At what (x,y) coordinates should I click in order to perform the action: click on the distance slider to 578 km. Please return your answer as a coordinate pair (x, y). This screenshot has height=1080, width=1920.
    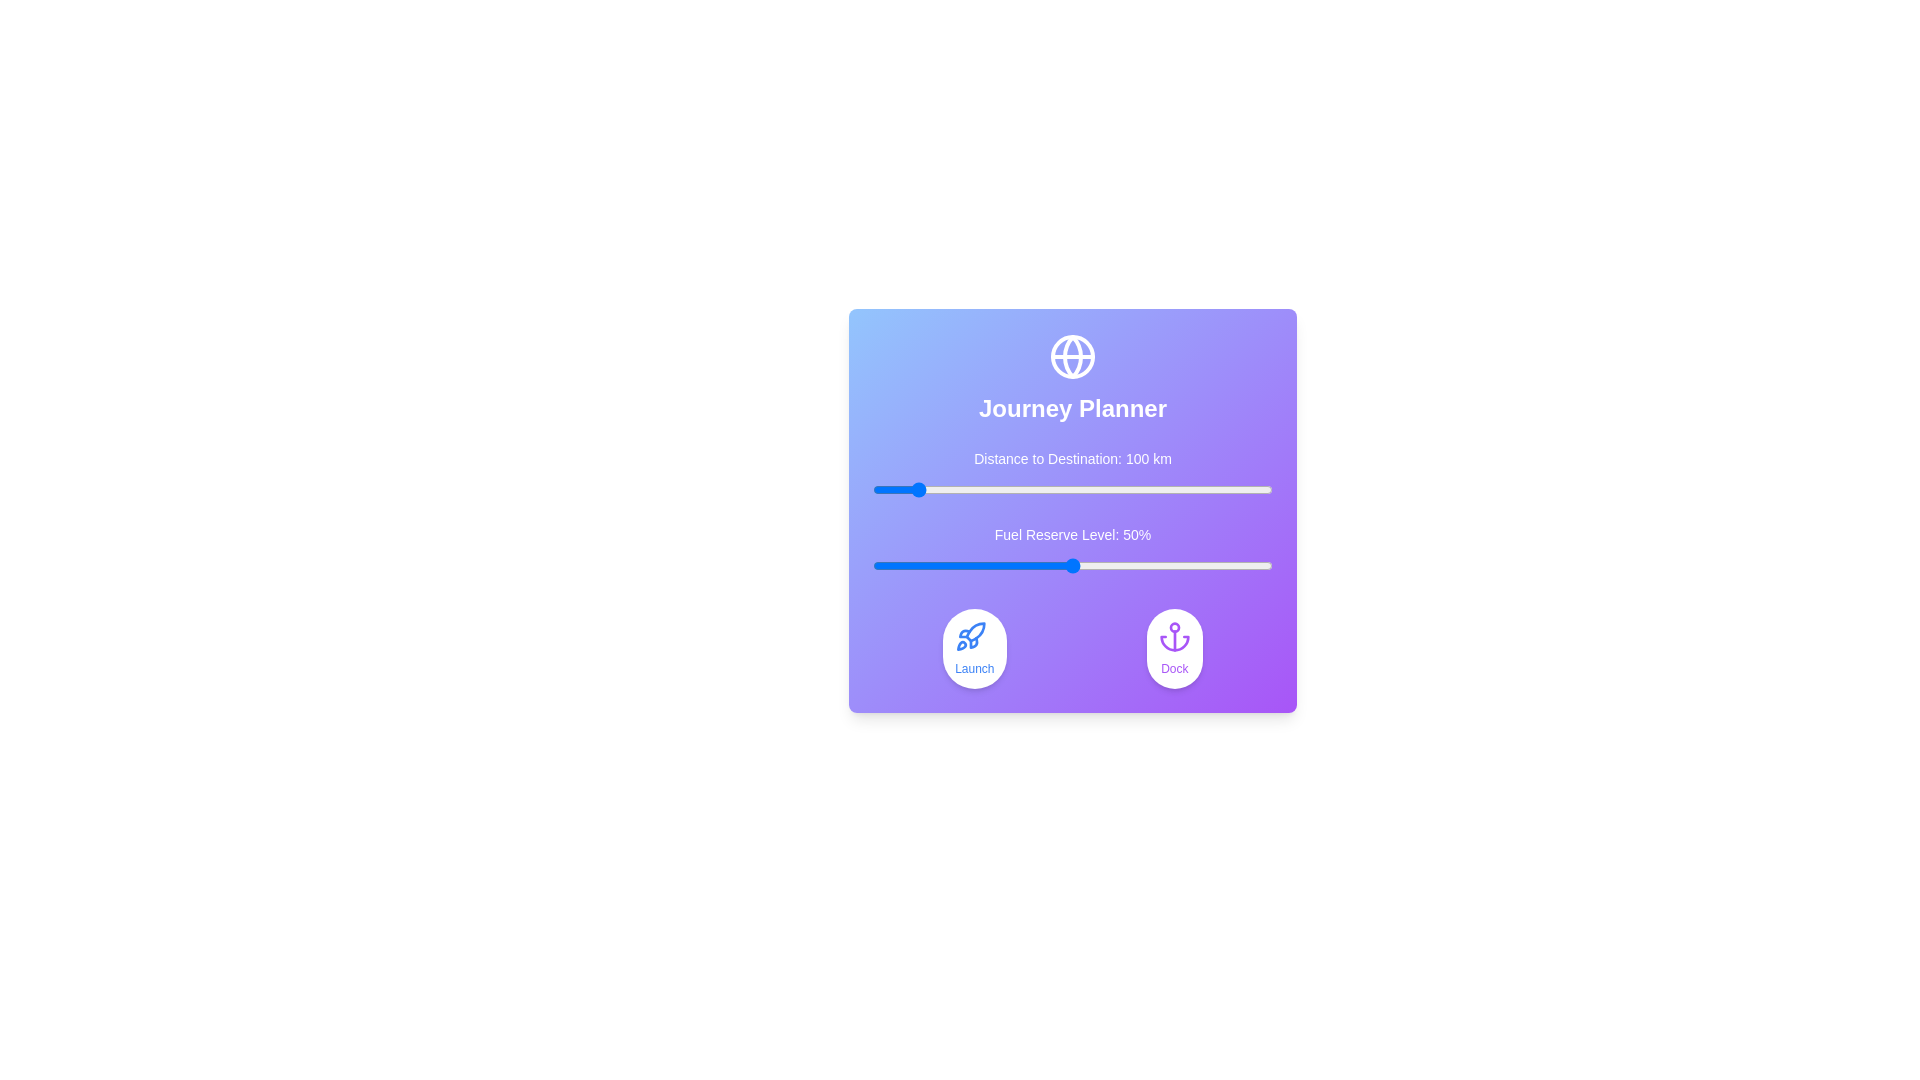
    Looking at the image, I should click on (1103, 489).